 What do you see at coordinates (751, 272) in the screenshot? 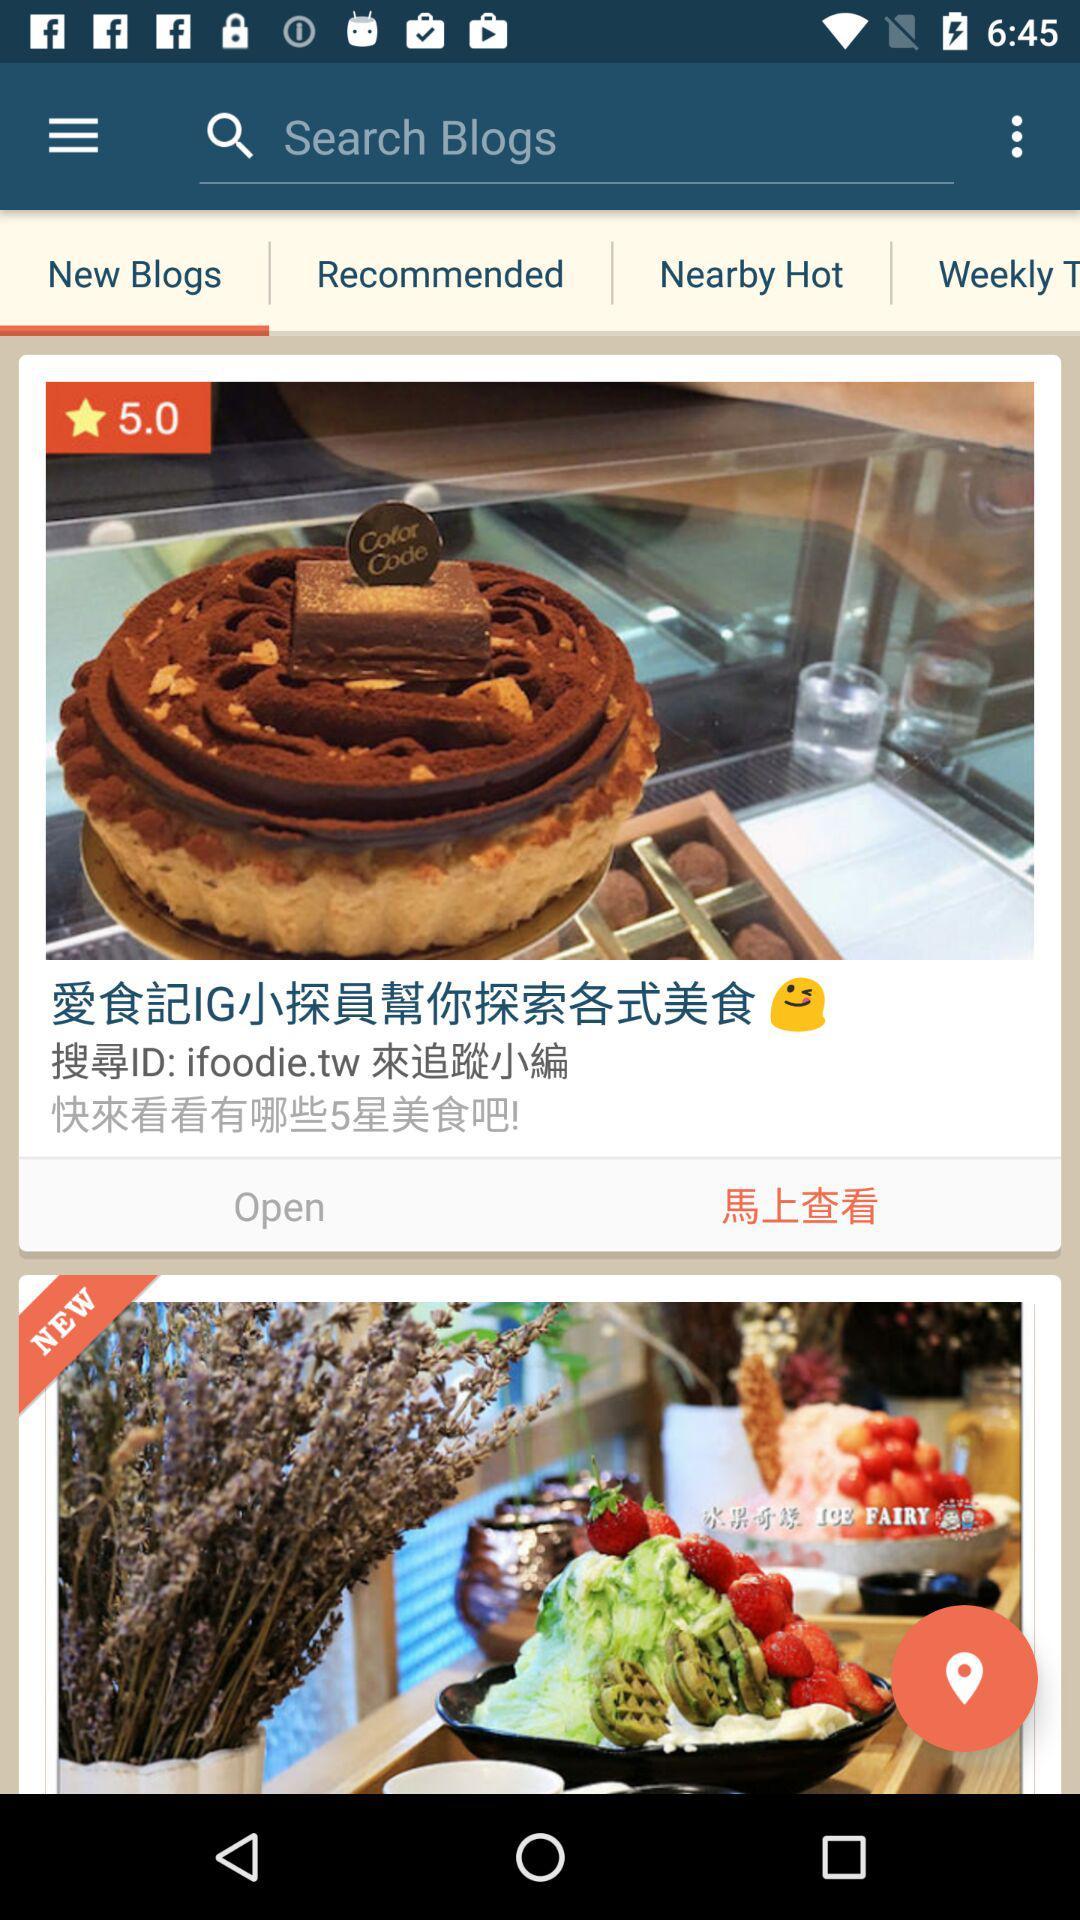
I see `item to the right of the recommended item` at bounding box center [751, 272].